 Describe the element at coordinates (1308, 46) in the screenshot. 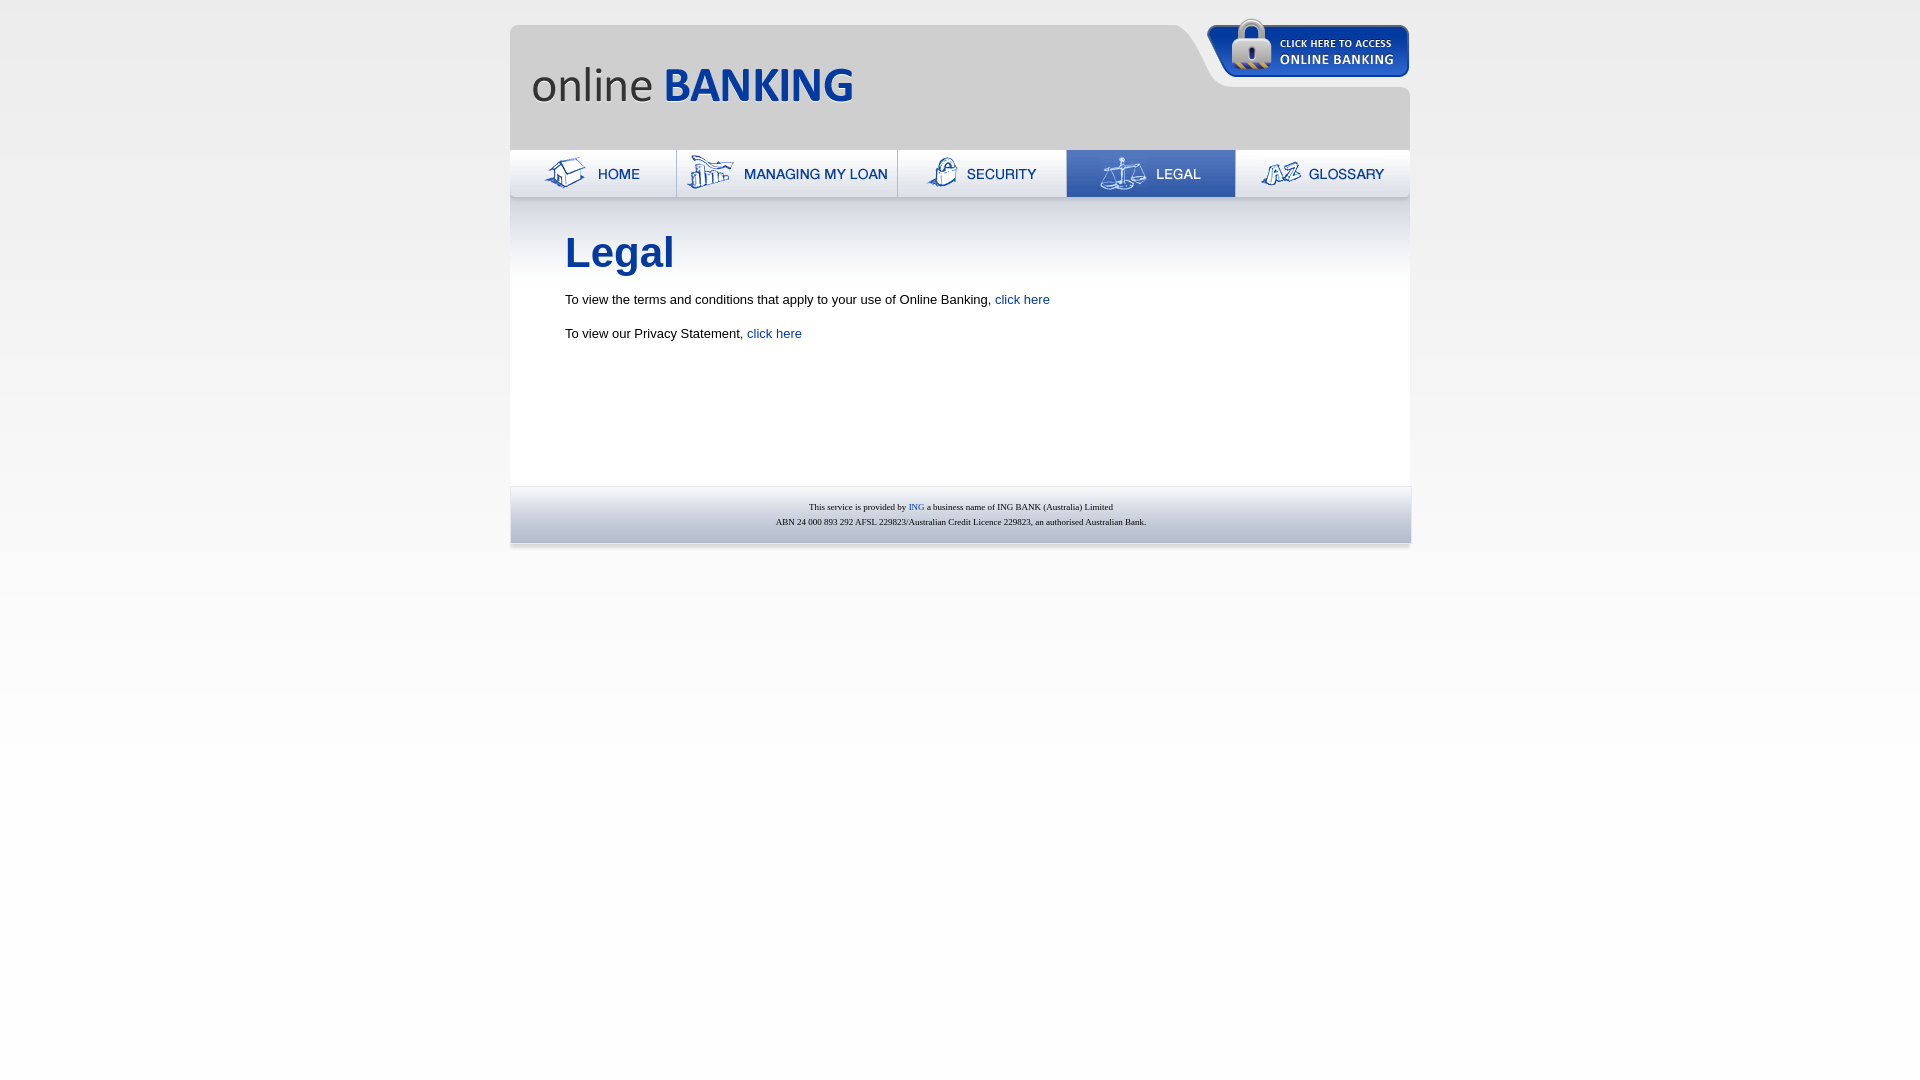

I see `'Client access to online banking'` at that location.